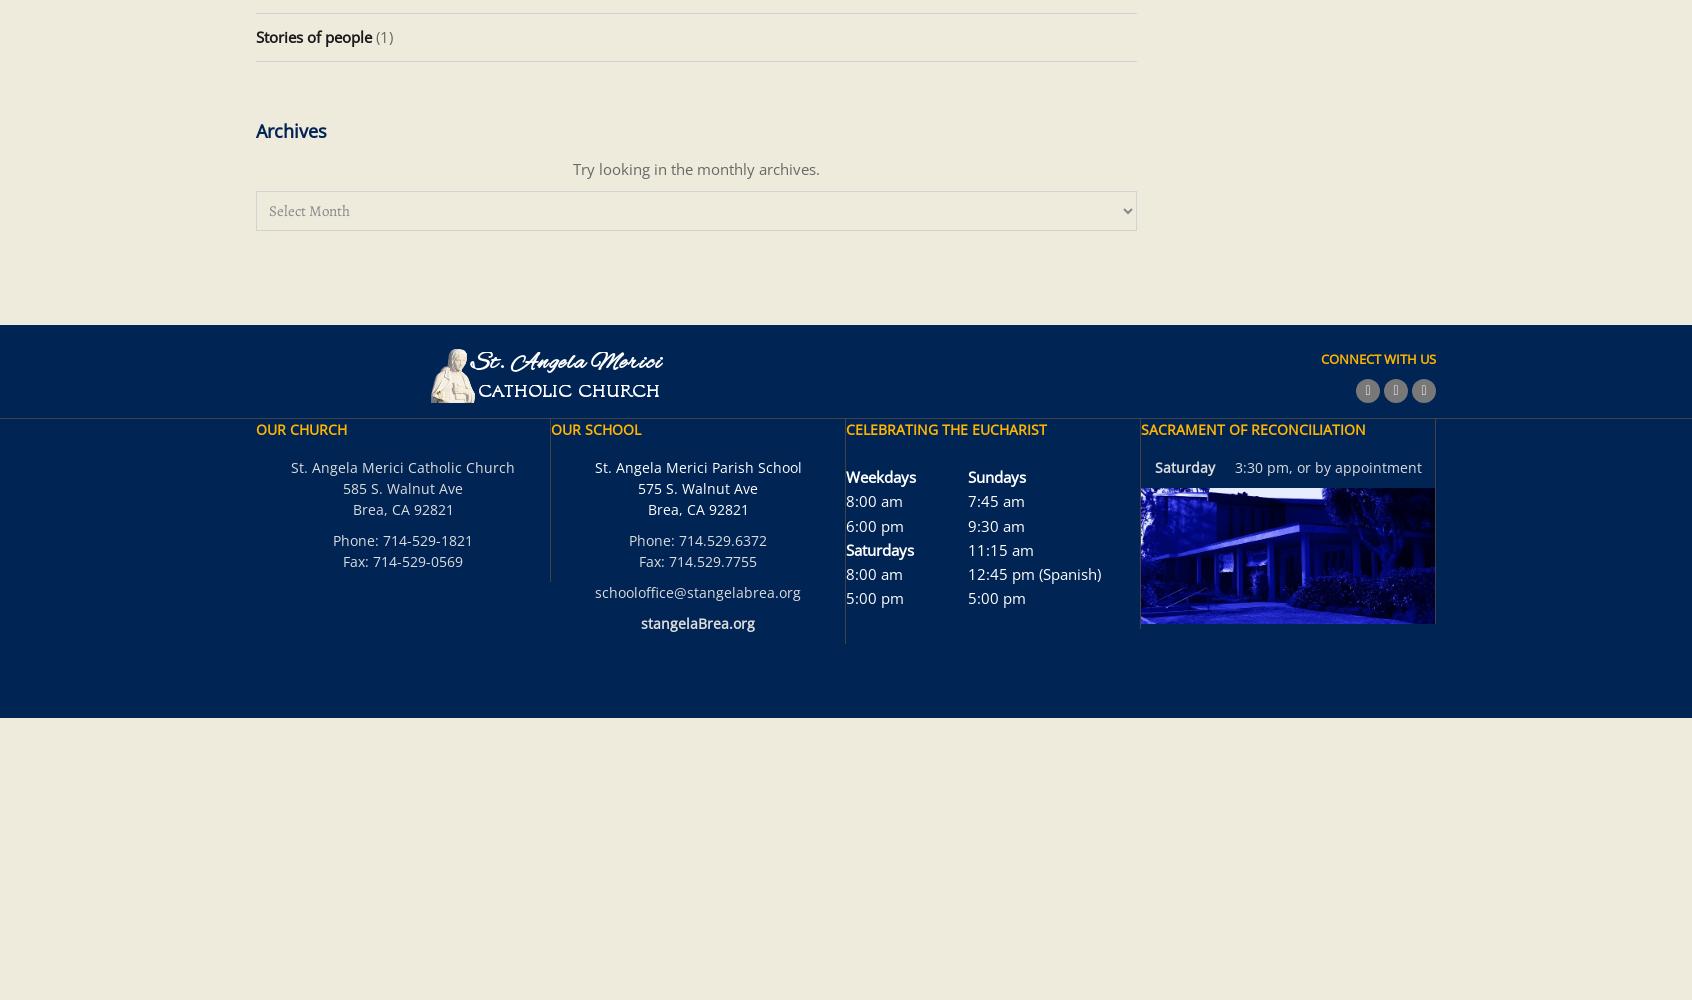 The height and width of the screenshot is (1000, 1692). What do you see at coordinates (255, 429) in the screenshot?
I see `'Our Church'` at bounding box center [255, 429].